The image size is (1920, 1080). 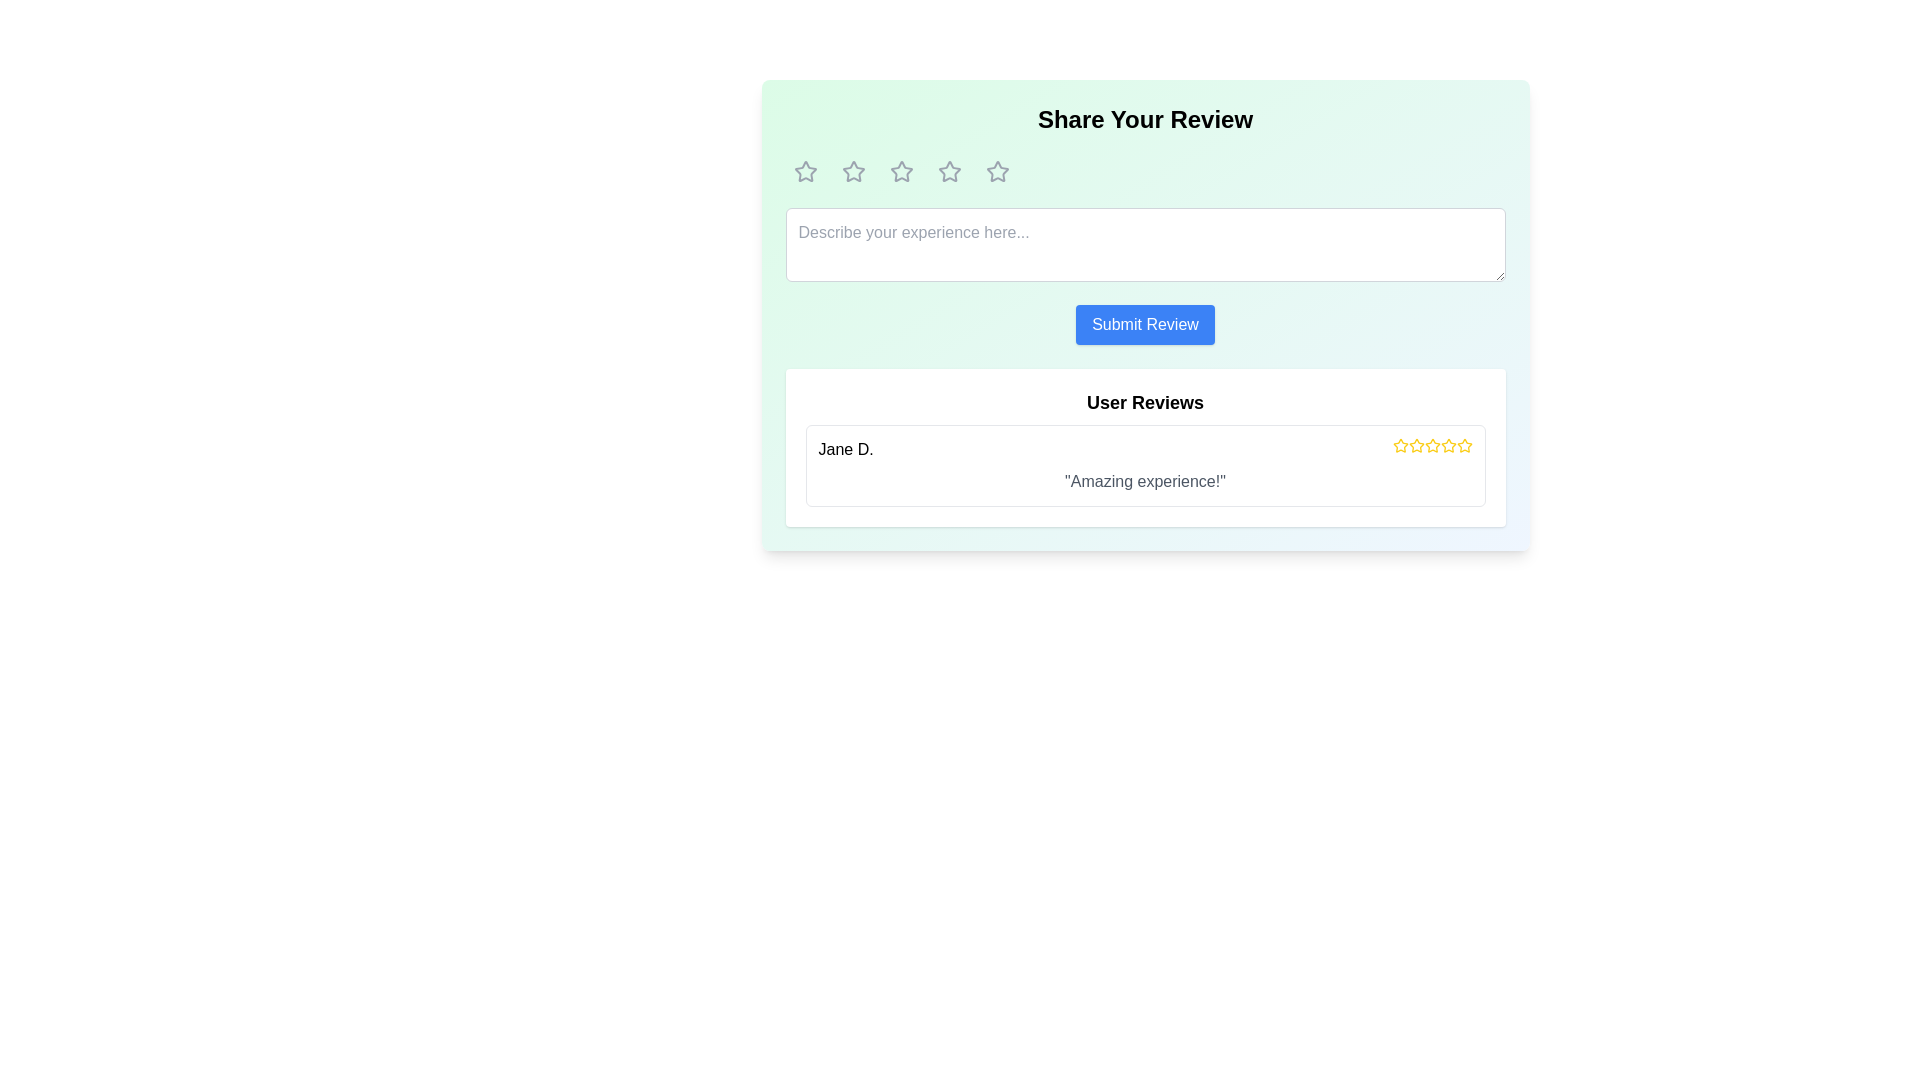 What do you see at coordinates (805, 171) in the screenshot?
I see `the first star icon` at bounding box center [805, 171].